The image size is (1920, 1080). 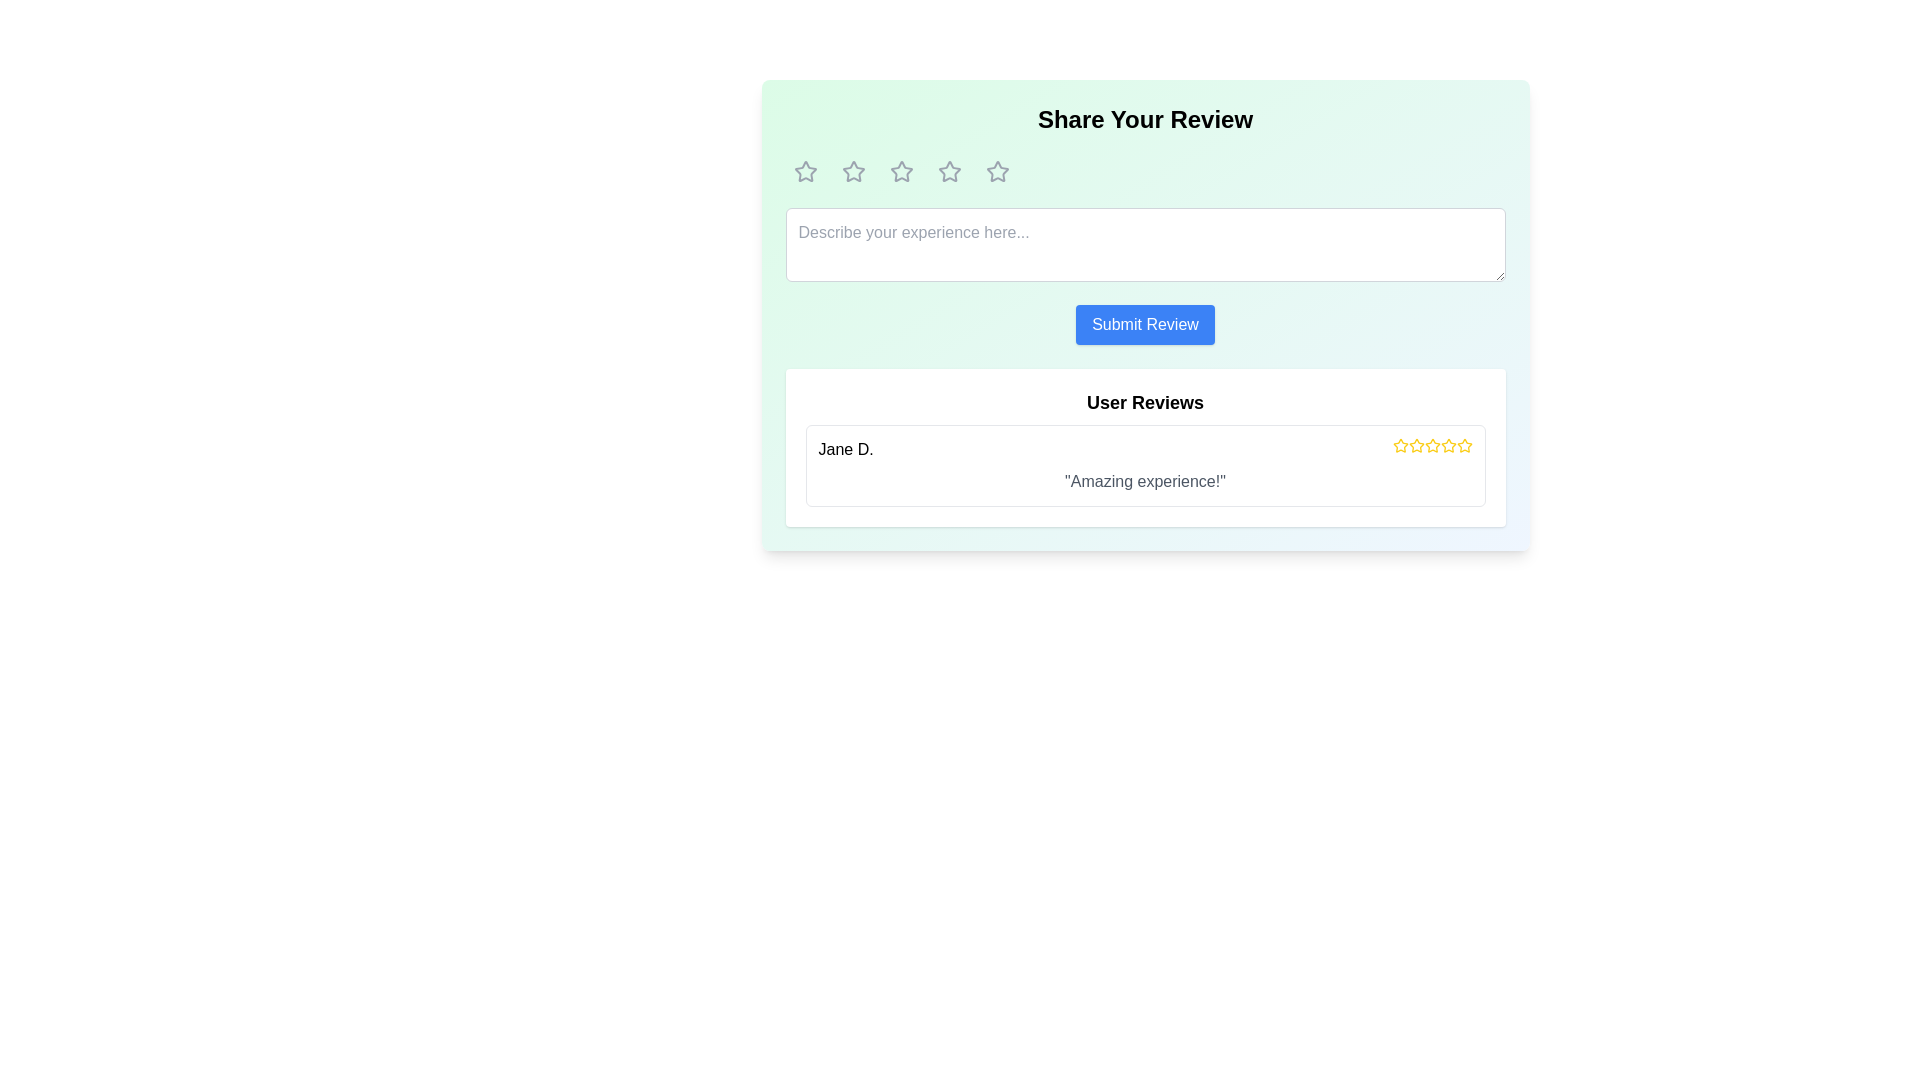 What do you see at coordinates (805, 171) in the screenshot?
I see `the first star icon` at bounding box center [805, 171].